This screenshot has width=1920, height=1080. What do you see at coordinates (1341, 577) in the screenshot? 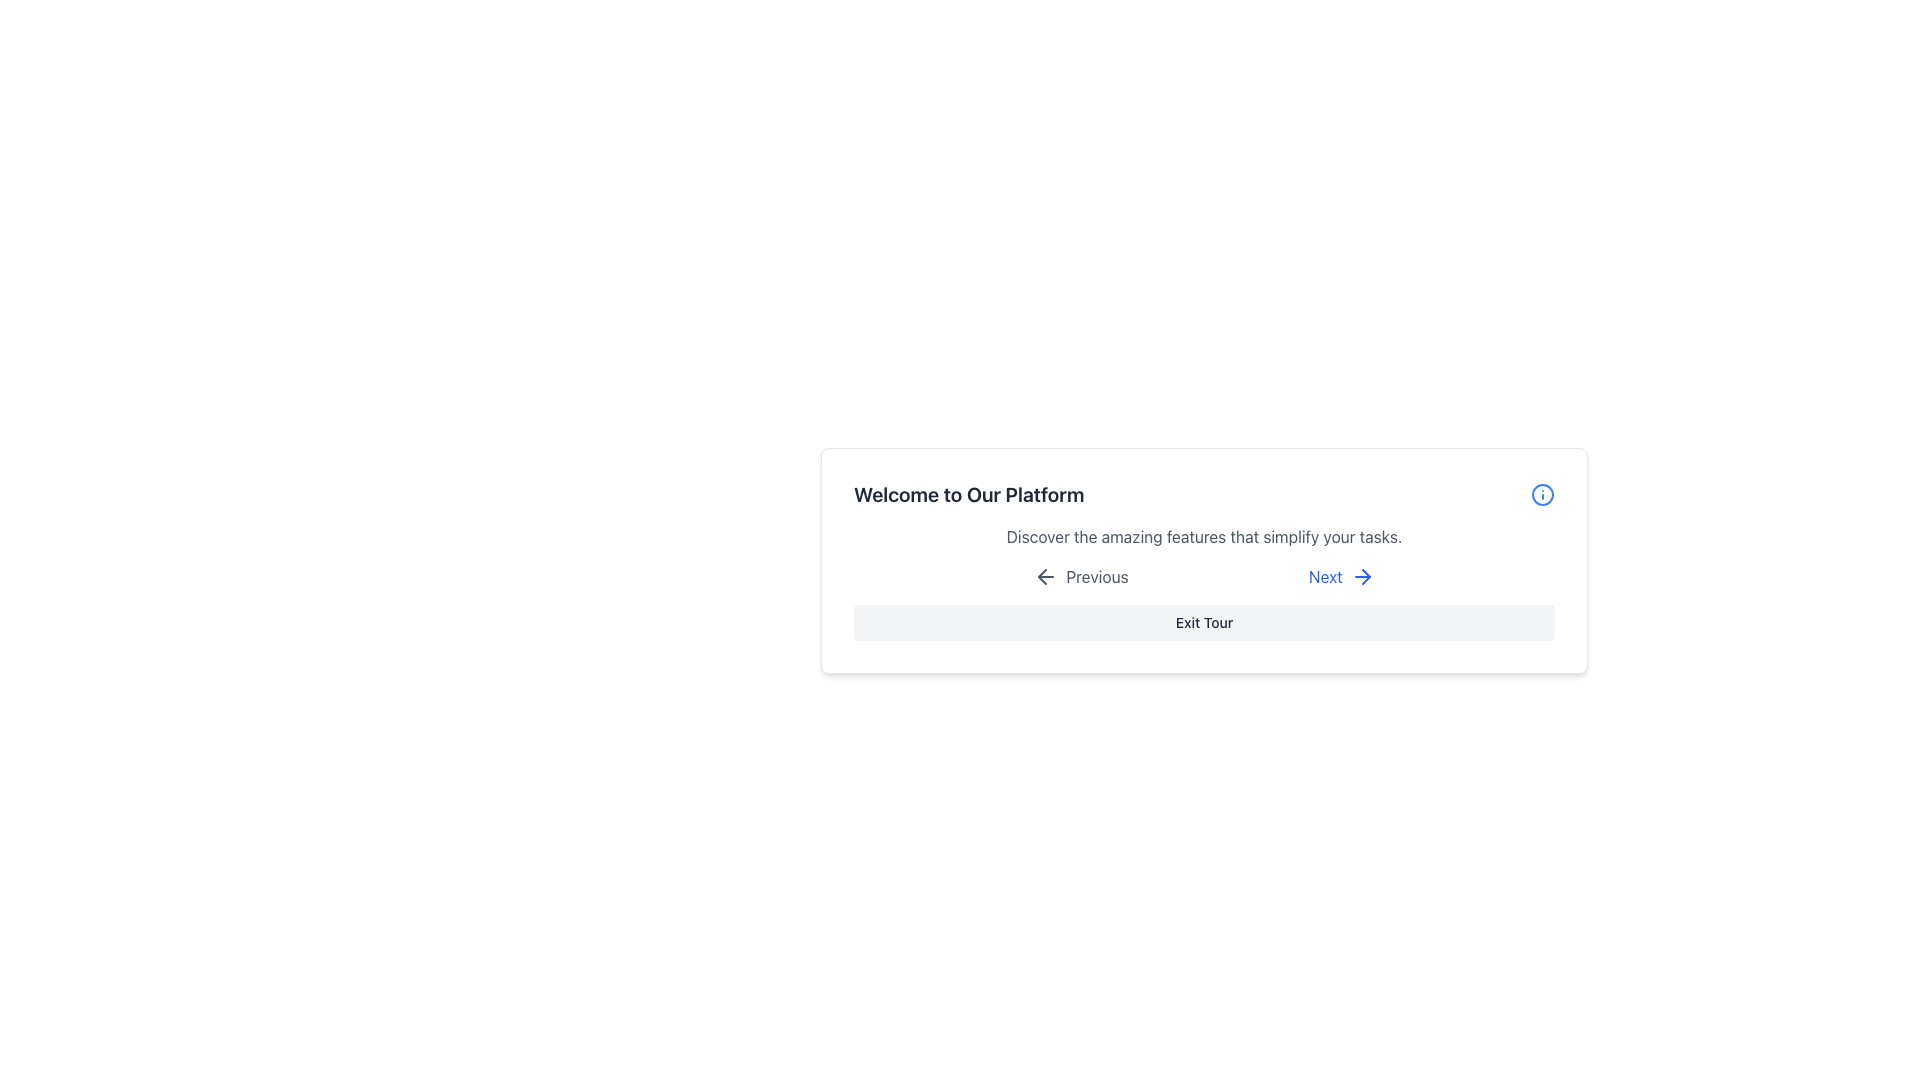
I see `the interactive 'Next' button, which features blue text and a right-pointing arrow` at bounding box center [1341, 577].